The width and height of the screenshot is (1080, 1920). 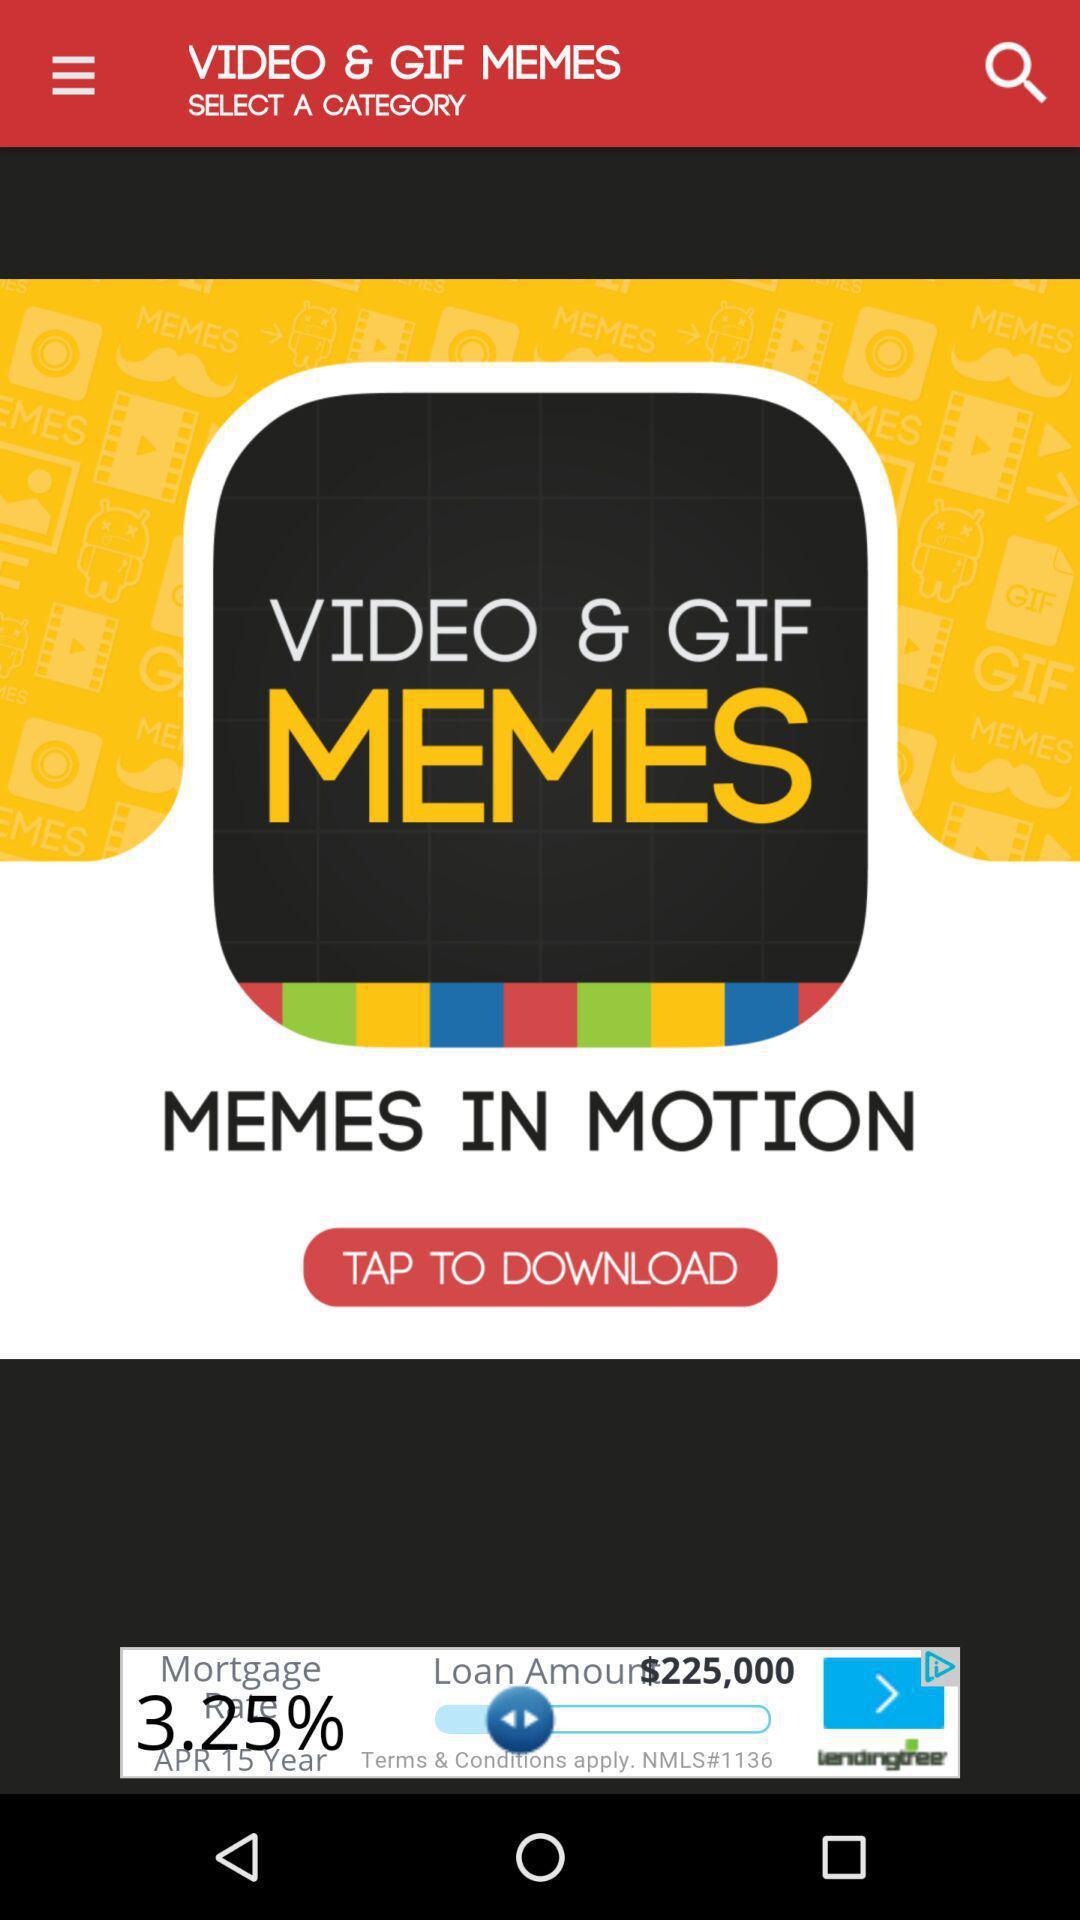 What do you see at coordinates (540, 1711) in the screenshot?
I see `open advertisement` at bounding box center [540, 1711].